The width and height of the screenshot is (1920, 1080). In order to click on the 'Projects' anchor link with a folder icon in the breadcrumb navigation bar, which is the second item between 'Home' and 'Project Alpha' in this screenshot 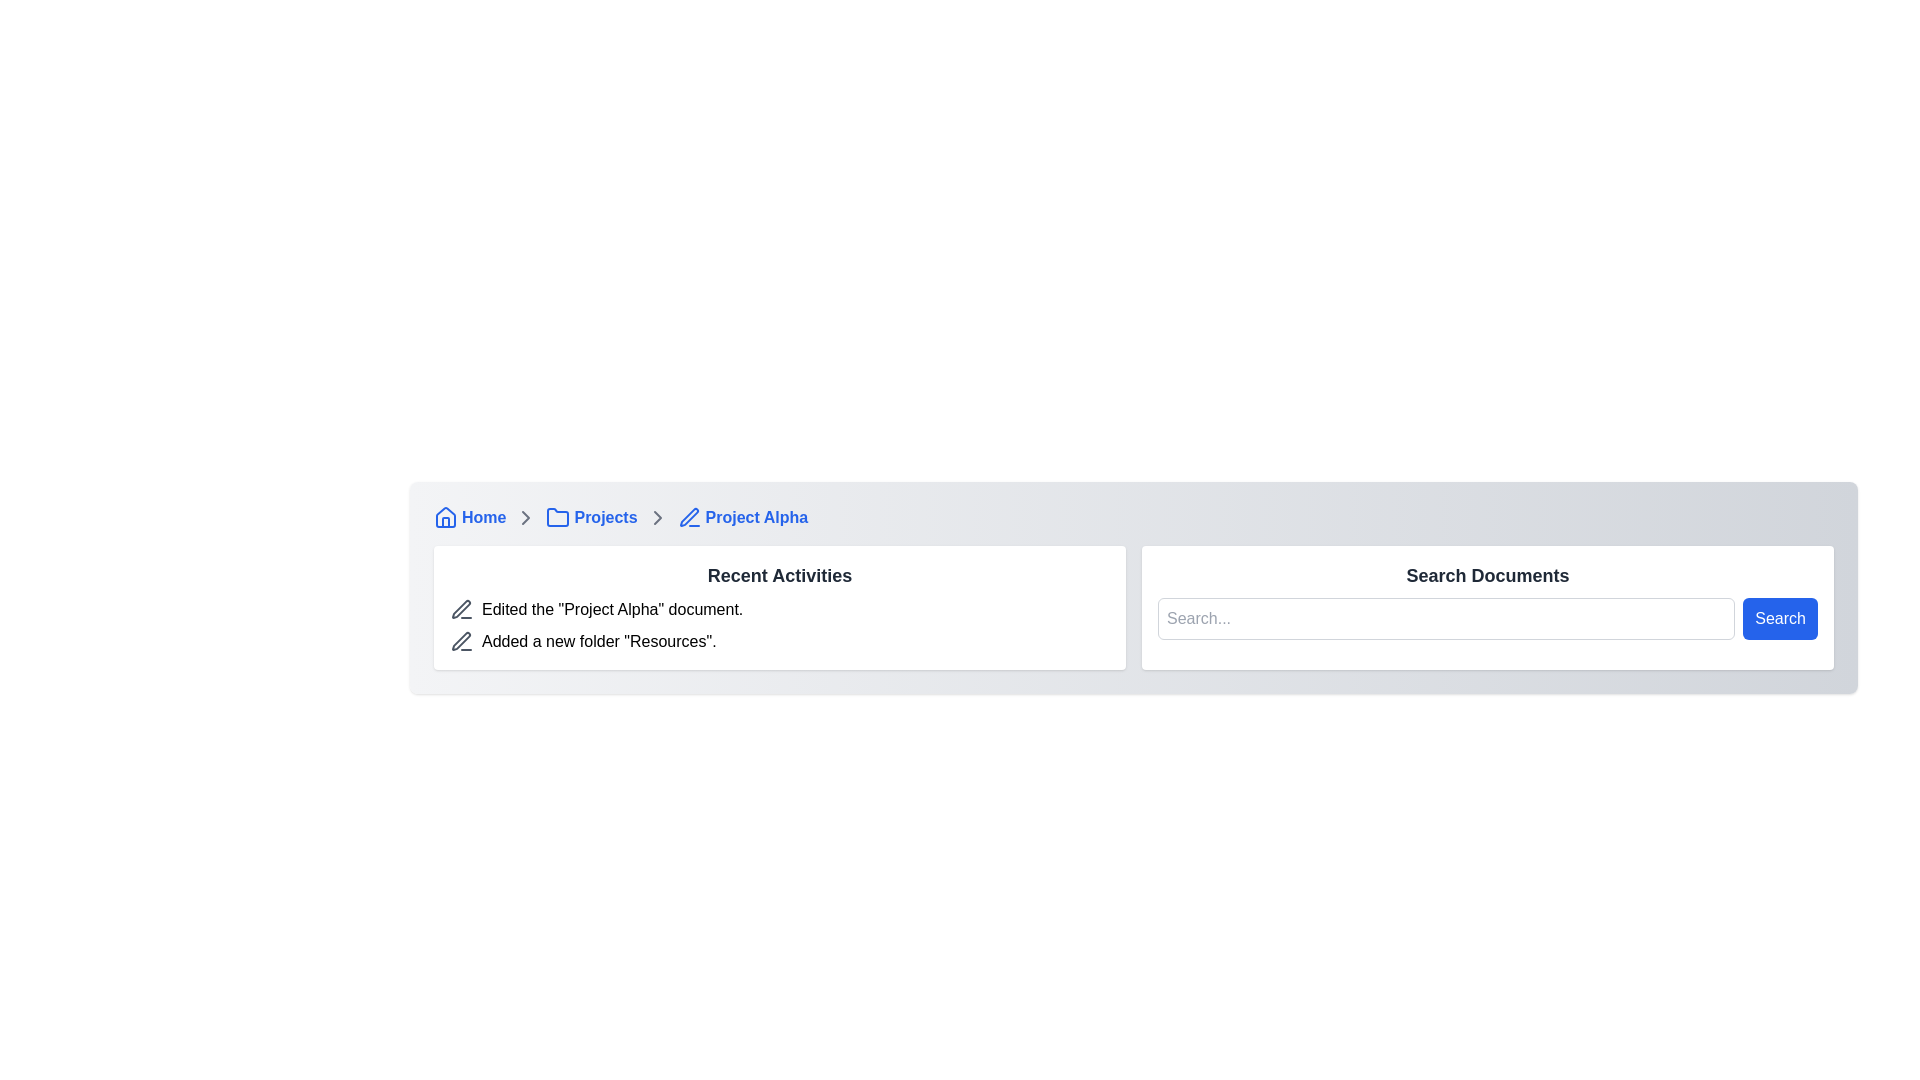, I will do `click(590, 516)`.